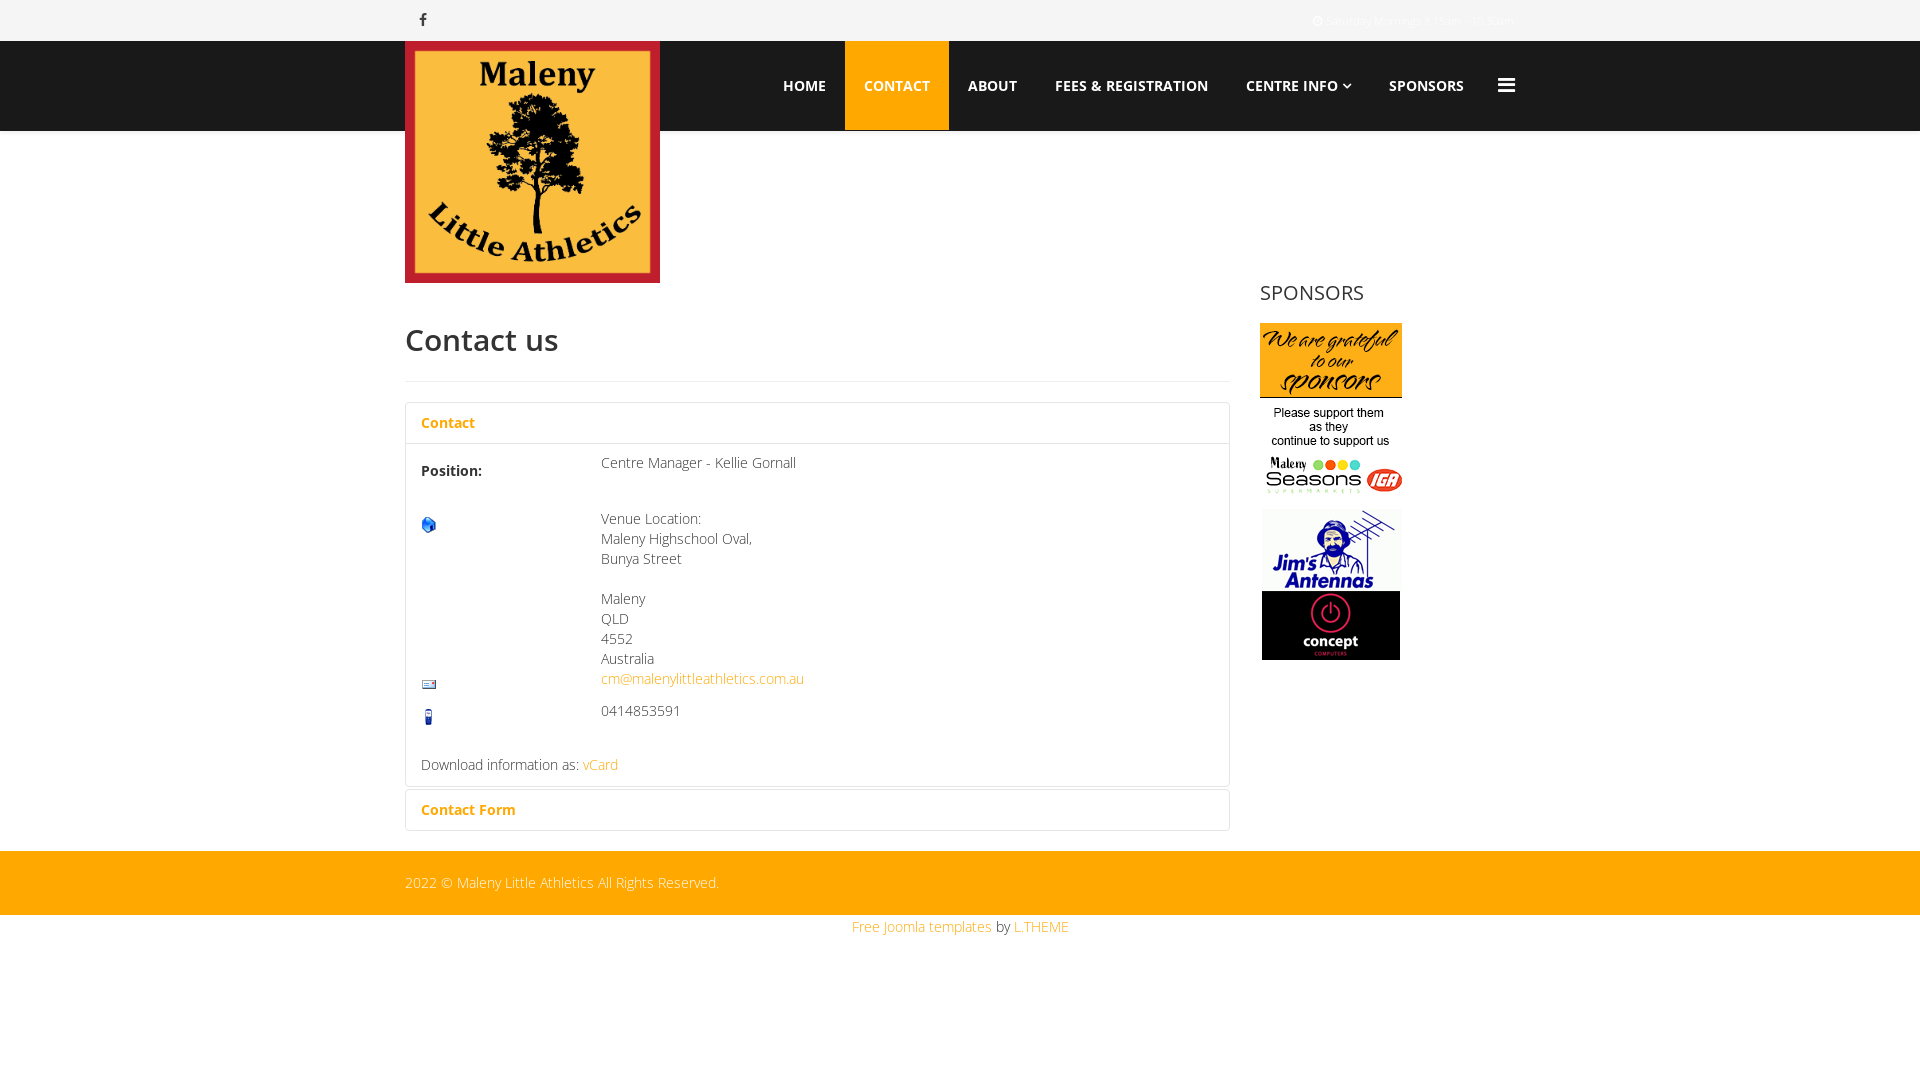 The height and width of the screenshot is (1080, 1920). I want to click on 'cm@malenylittleathletics.com.au', so click(702, 677).